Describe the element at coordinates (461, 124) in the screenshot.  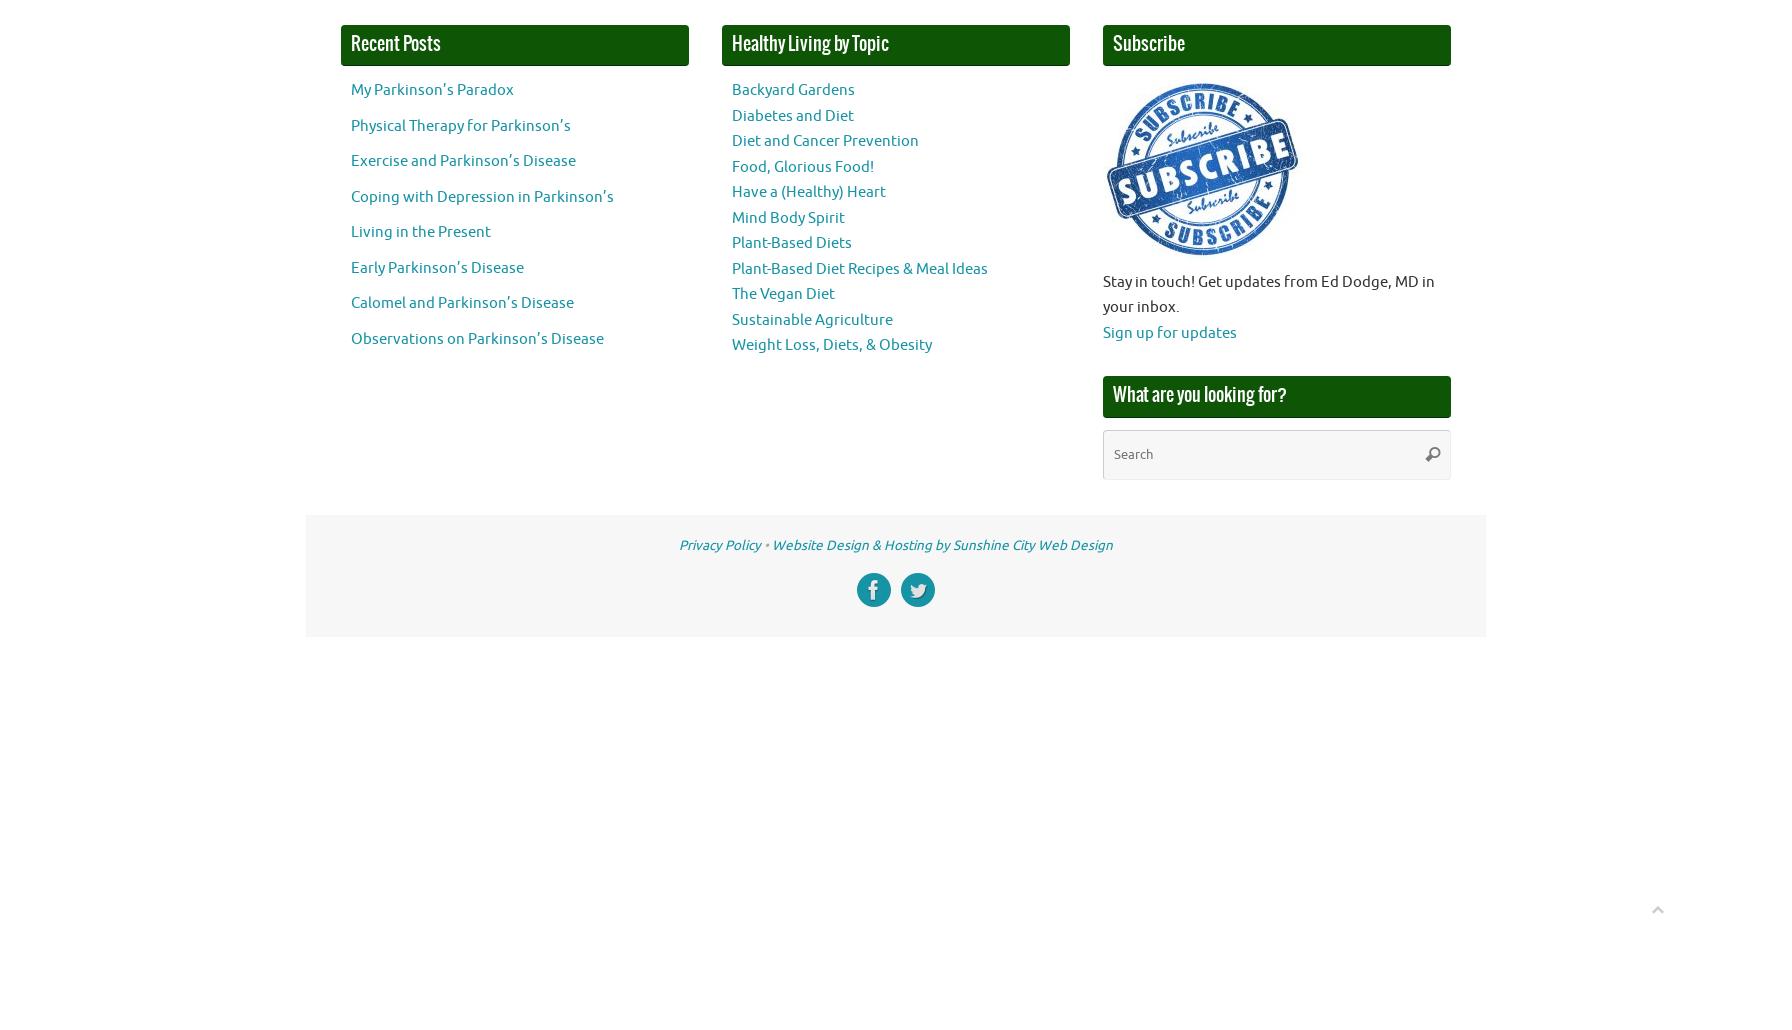
I see `'Physical Therapy for Parkinson’s'` at that location.